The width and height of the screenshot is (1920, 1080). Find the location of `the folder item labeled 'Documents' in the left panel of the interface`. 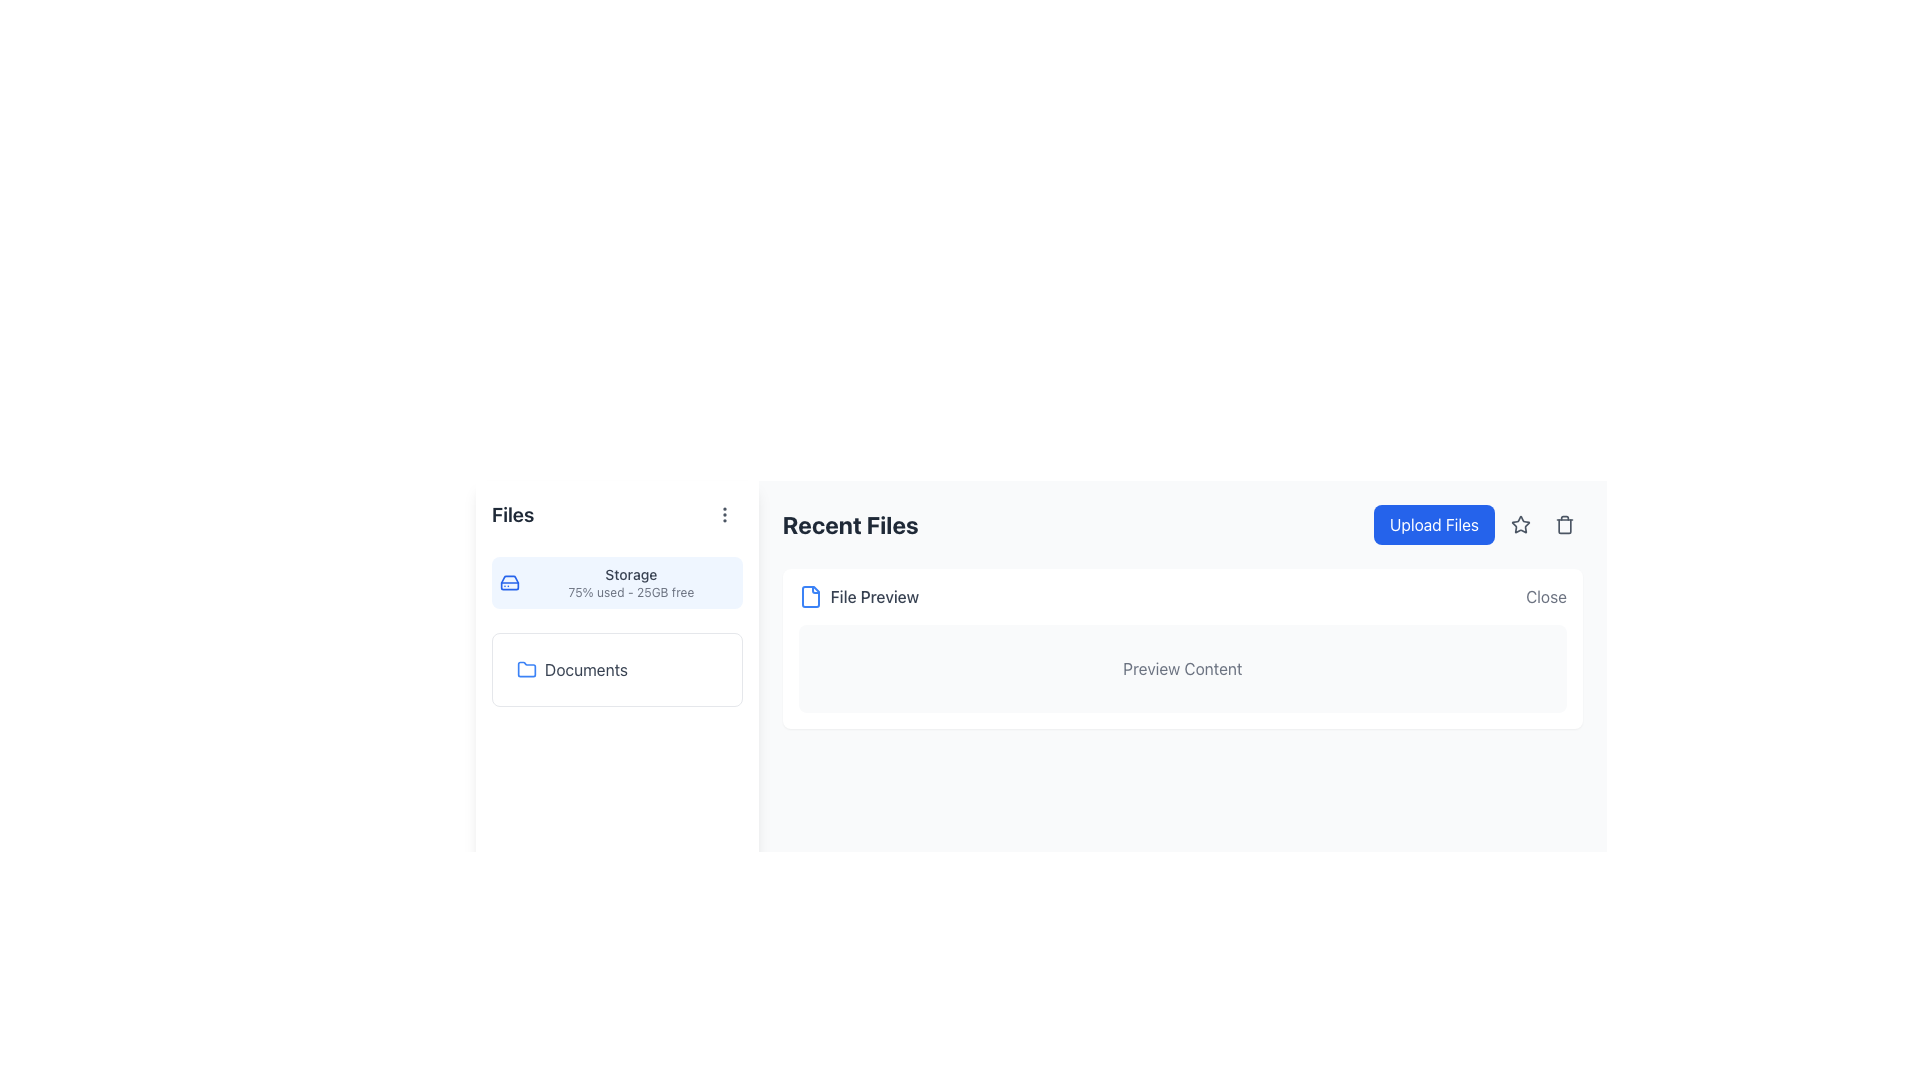

the folder item labeled 'Documents' in the left panel of the interface is located at coordinates (616, 670).